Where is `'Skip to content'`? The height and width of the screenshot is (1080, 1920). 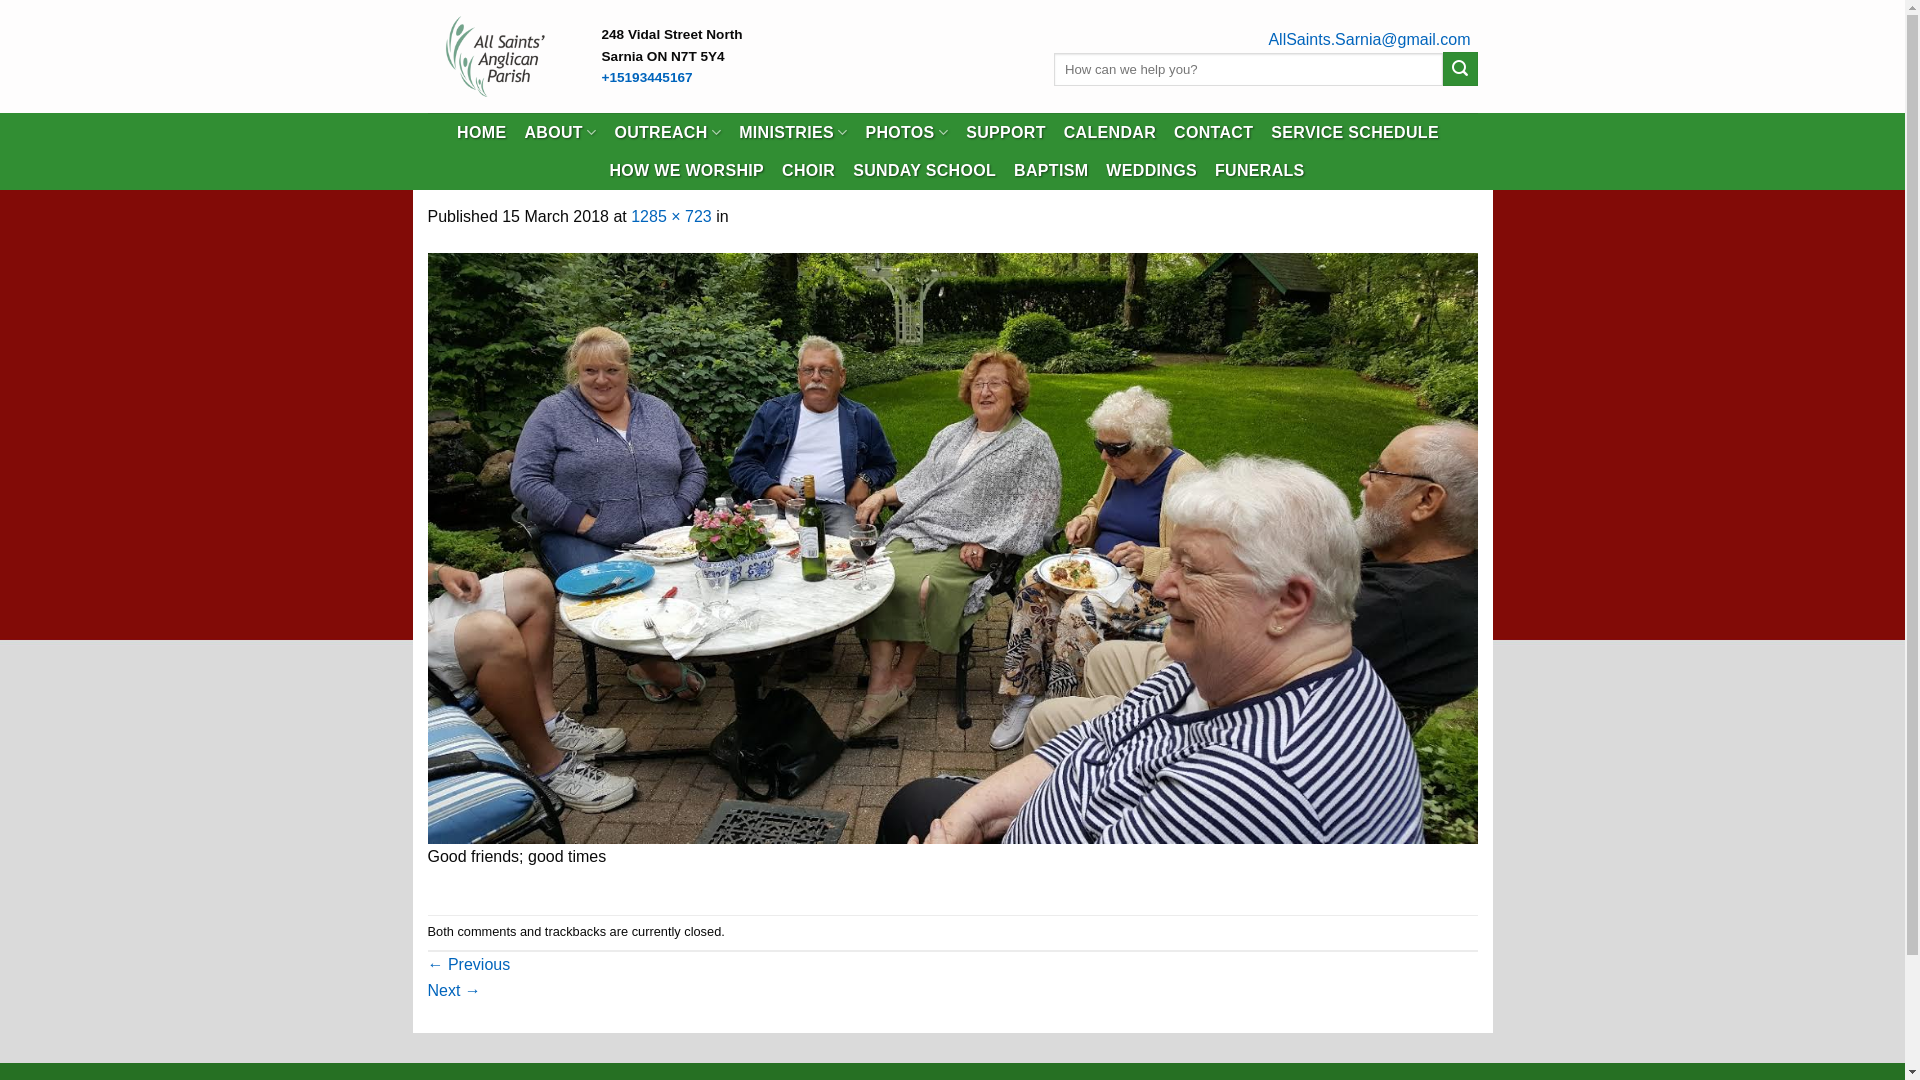
'Skip to content' is located at coordinates (0, 0).